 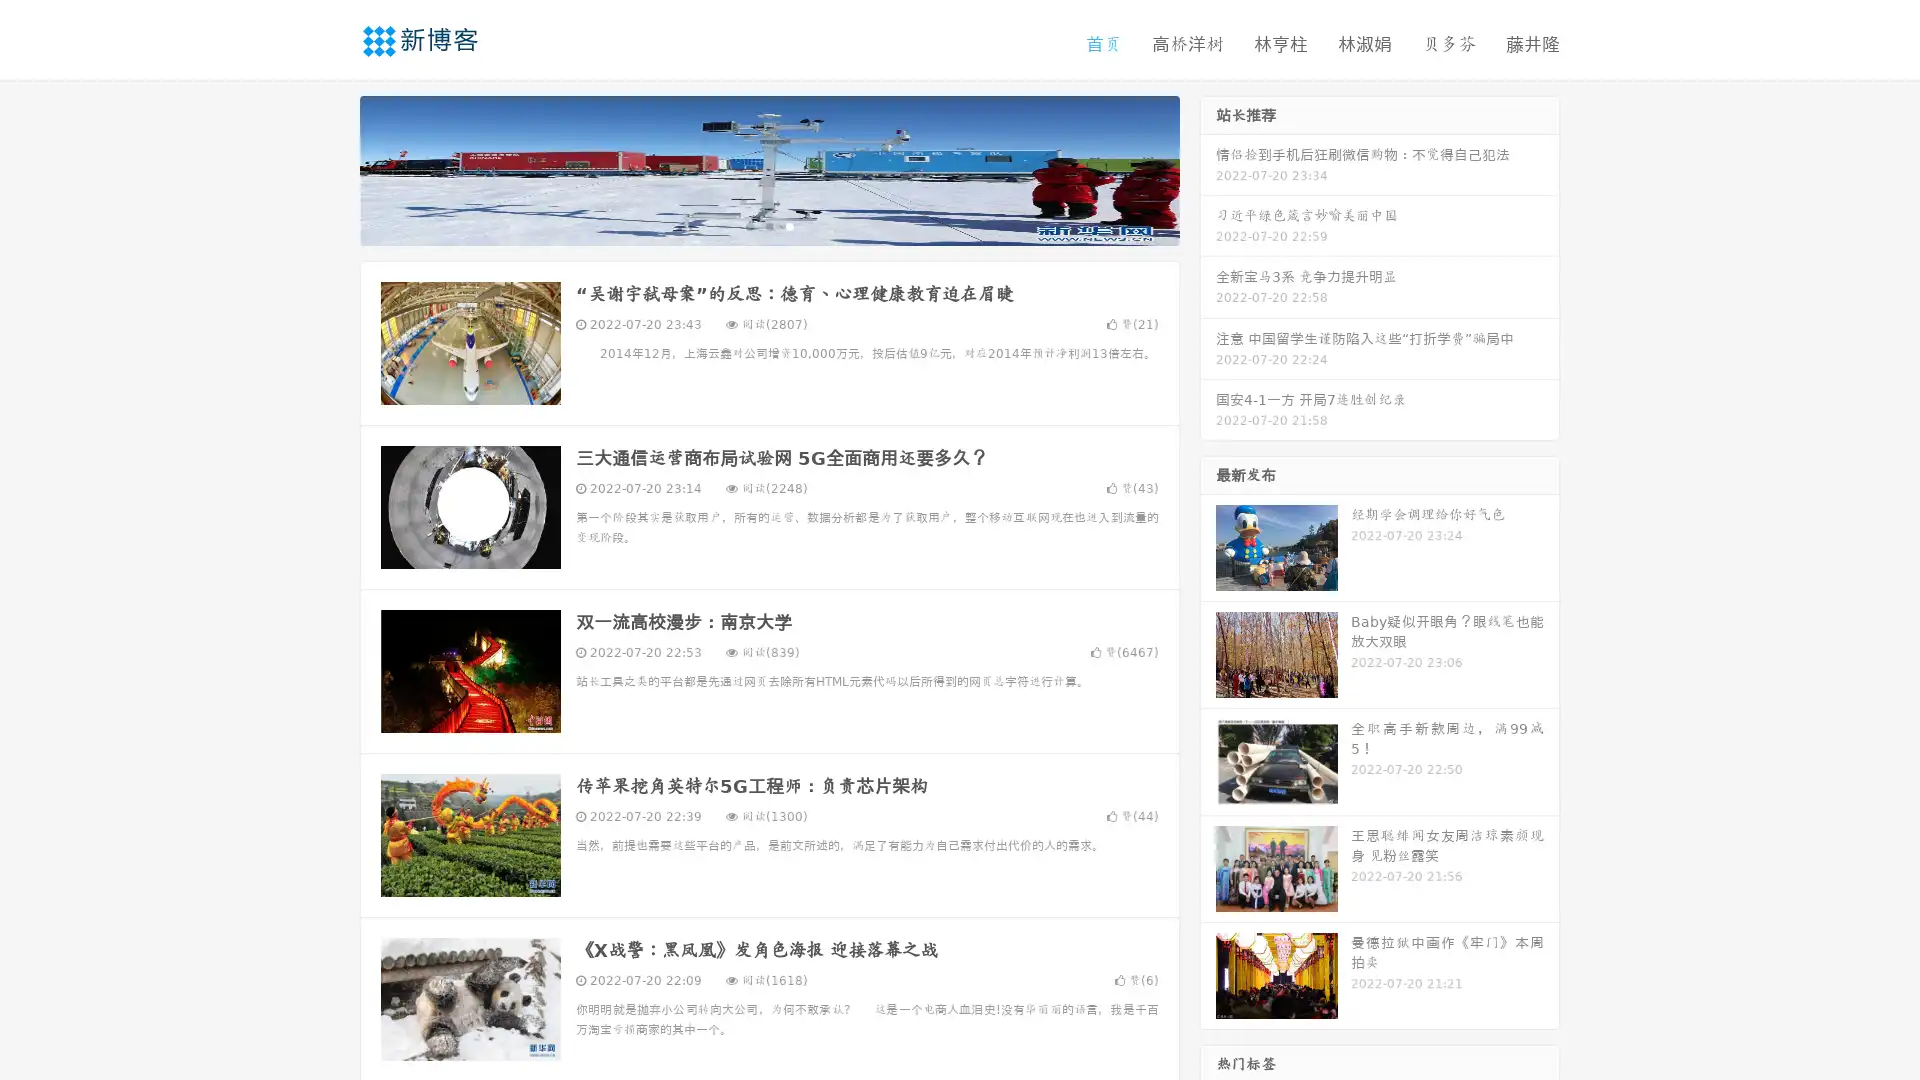 What do you see at coordinates (789, 225) in the screenshot?
I see `Go to slide 3` at bounding box center [789, 225].